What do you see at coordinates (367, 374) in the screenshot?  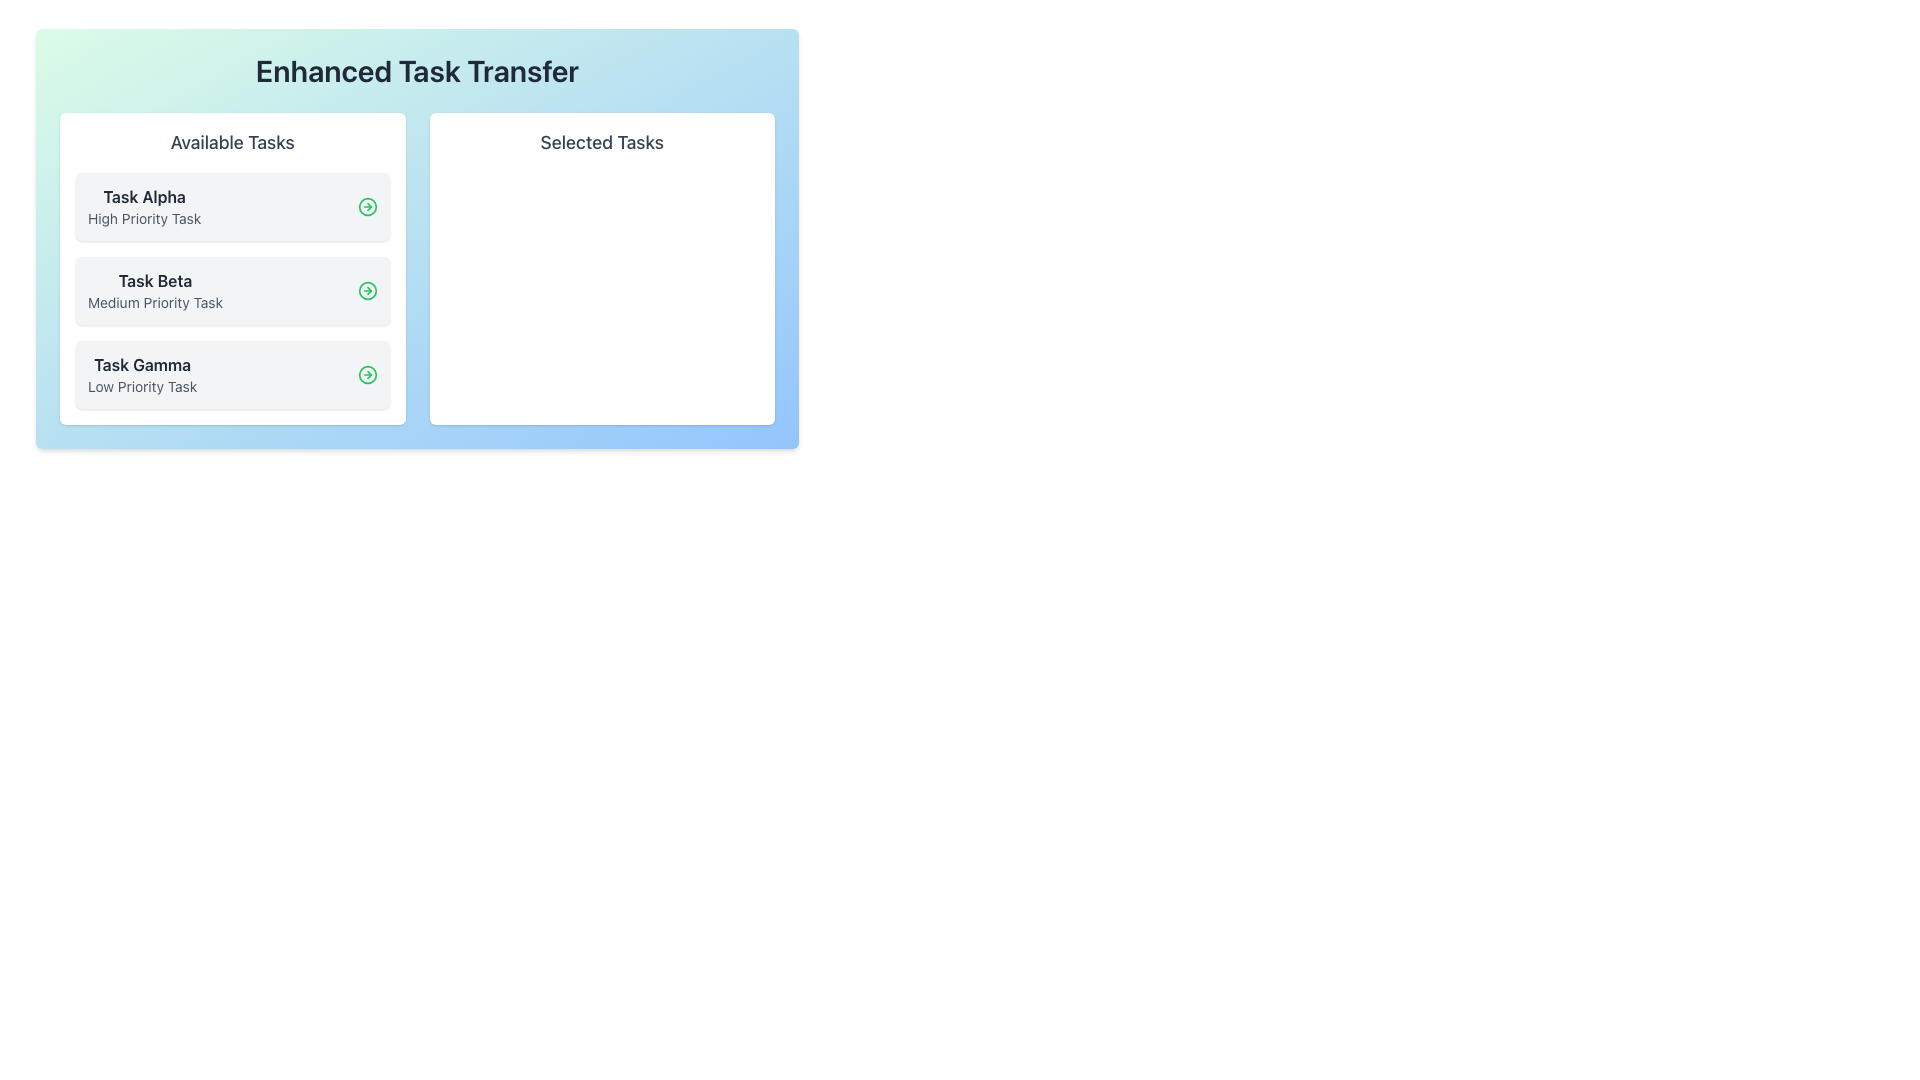 I see `the circular SVG component representing a right arrow within the last task card titled 'Task Gamma' in the 'Available Tasks' section` at bounding box center [367, 374].